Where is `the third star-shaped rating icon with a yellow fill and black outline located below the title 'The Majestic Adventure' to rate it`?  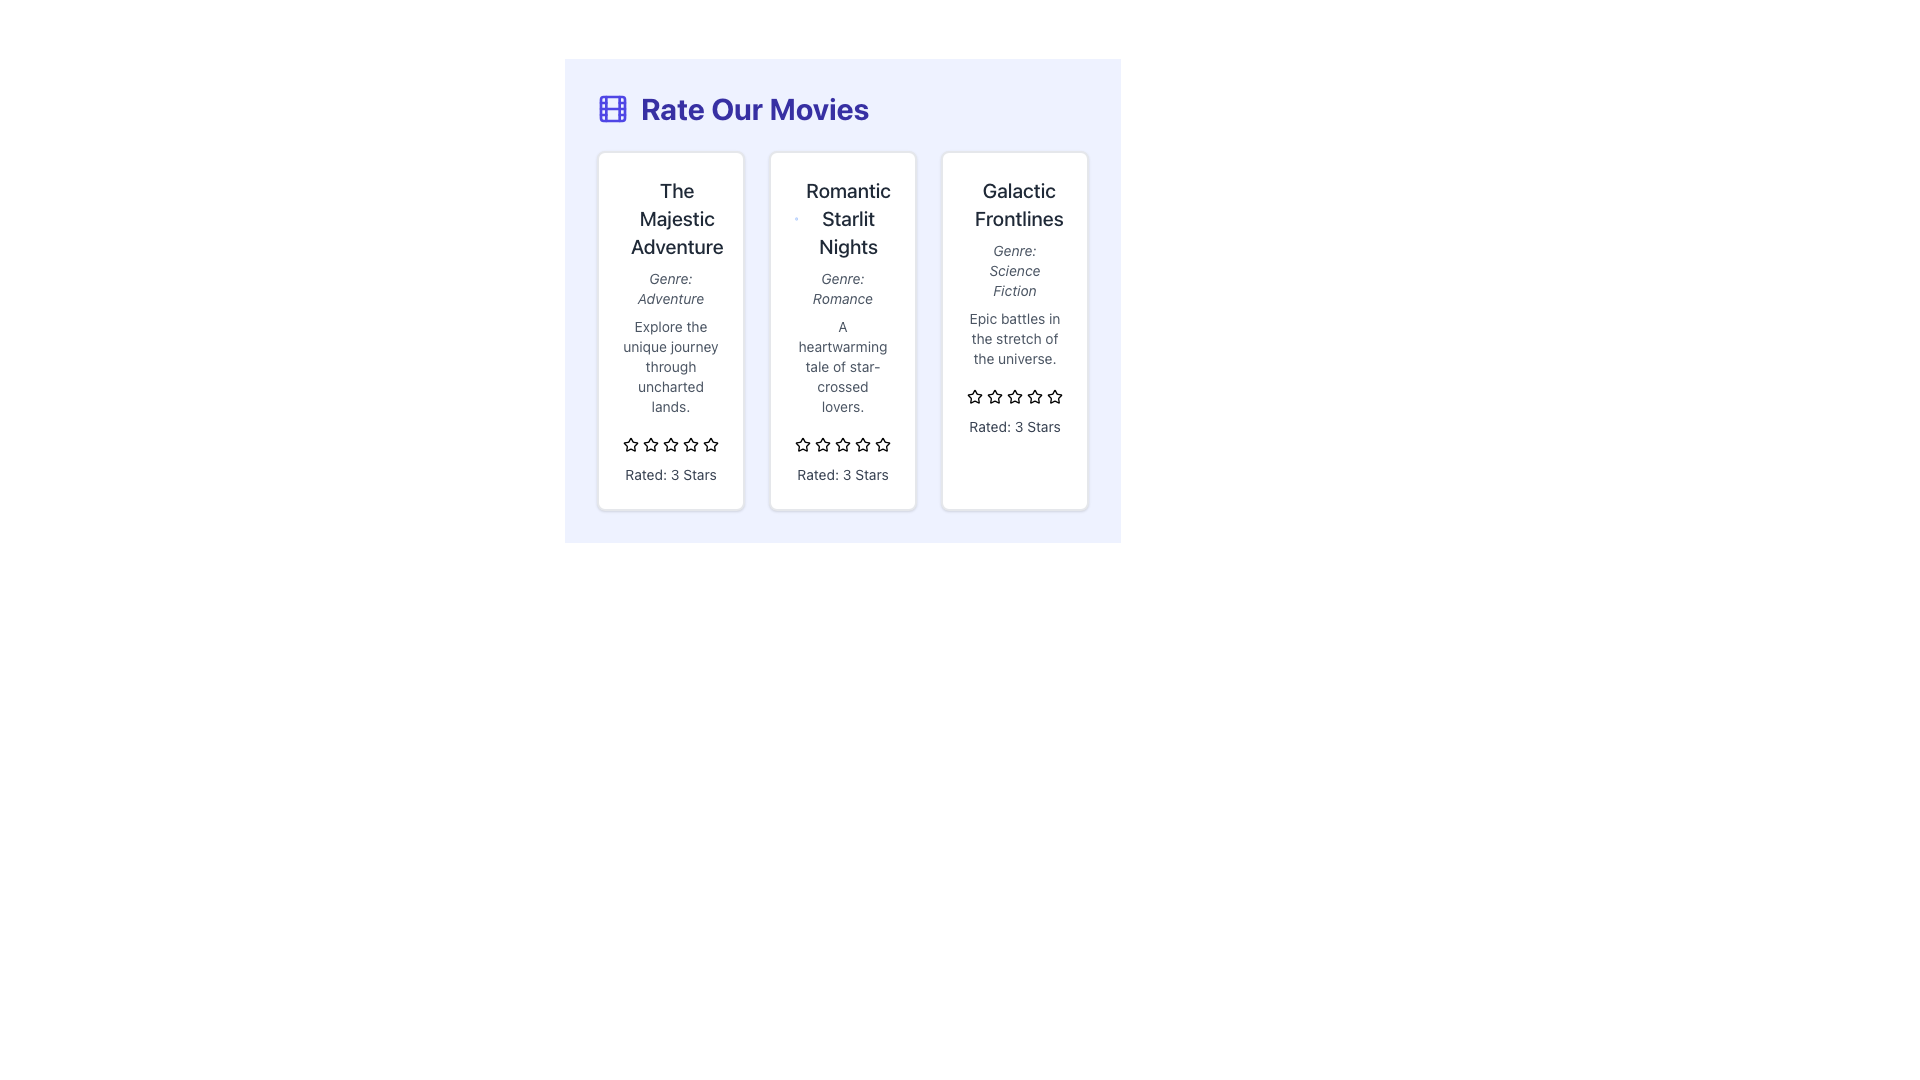
the third star-shaped rating icon with a yellow fill and black outline located below the title 'The Majestic Adventure' to rate it is located at coordinates (651, 443).